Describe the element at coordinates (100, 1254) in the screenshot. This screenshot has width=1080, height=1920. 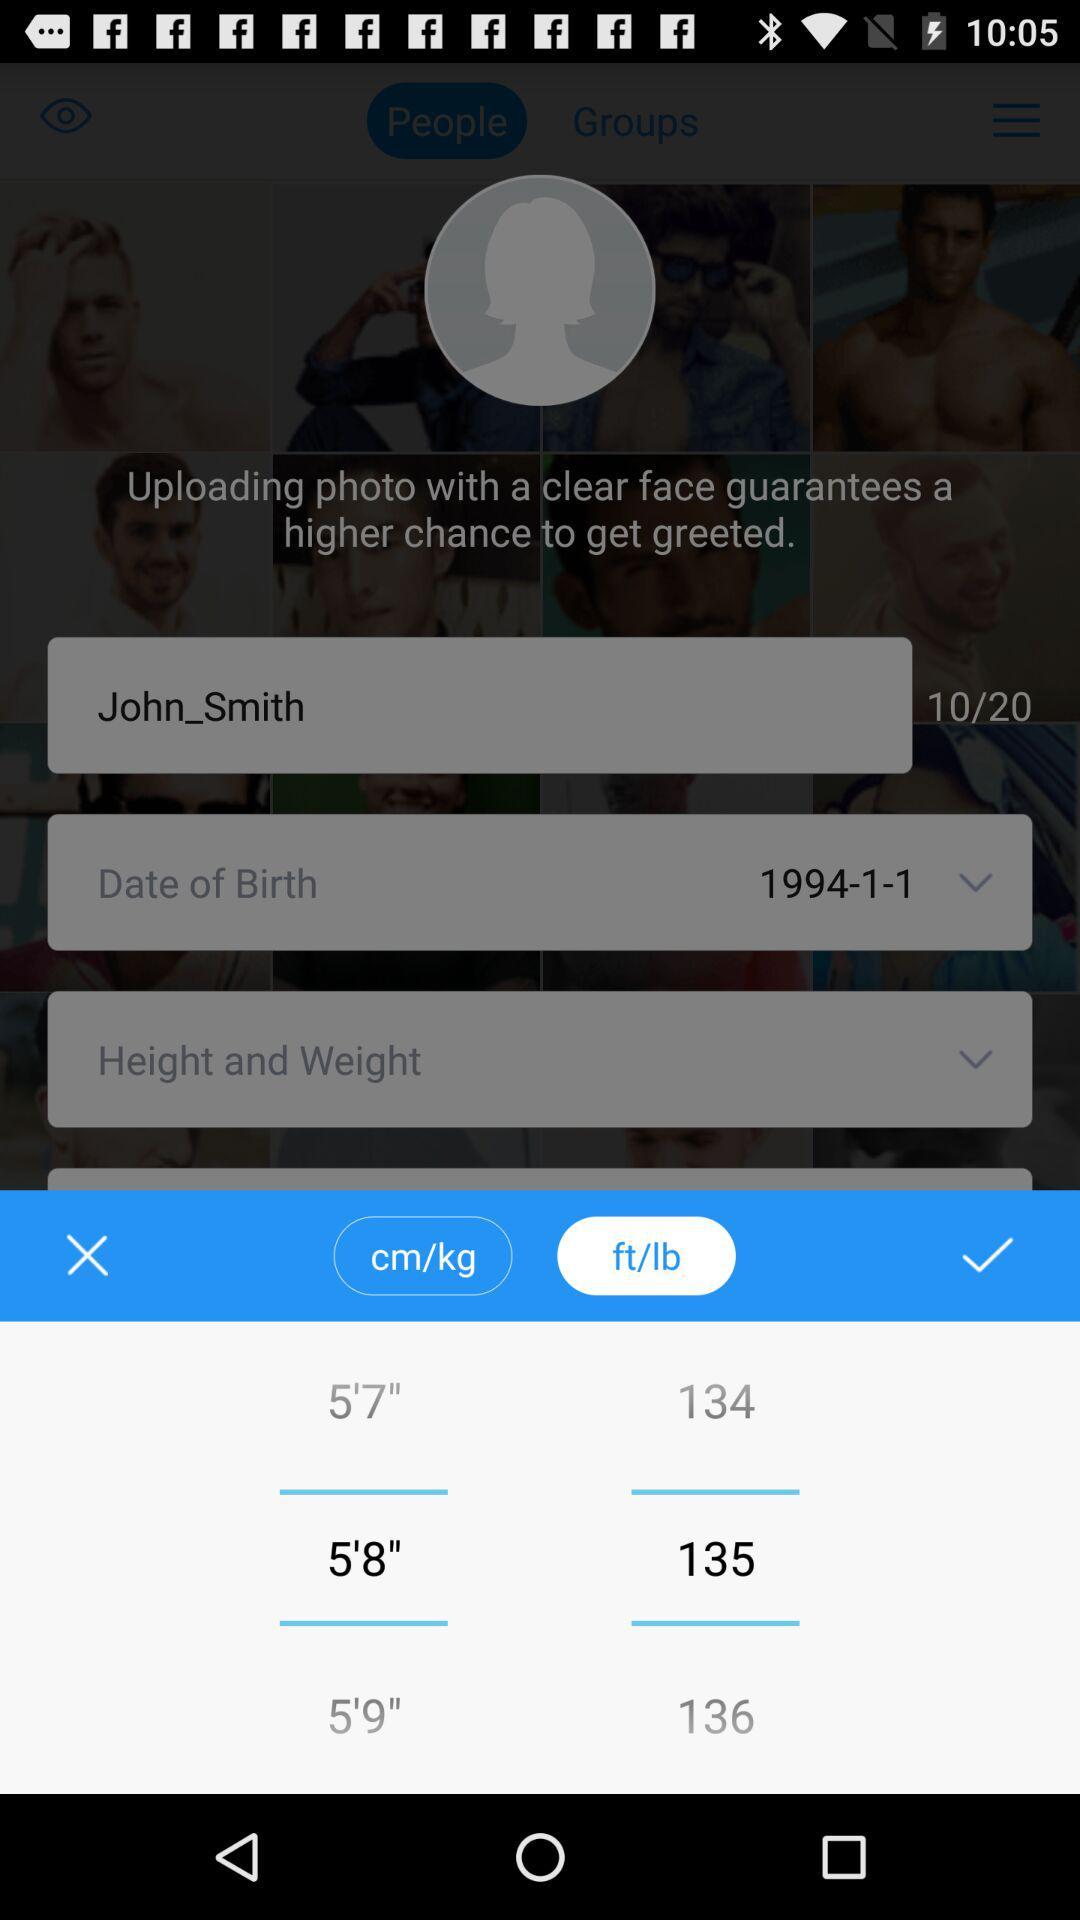
I see `closed` at that location.